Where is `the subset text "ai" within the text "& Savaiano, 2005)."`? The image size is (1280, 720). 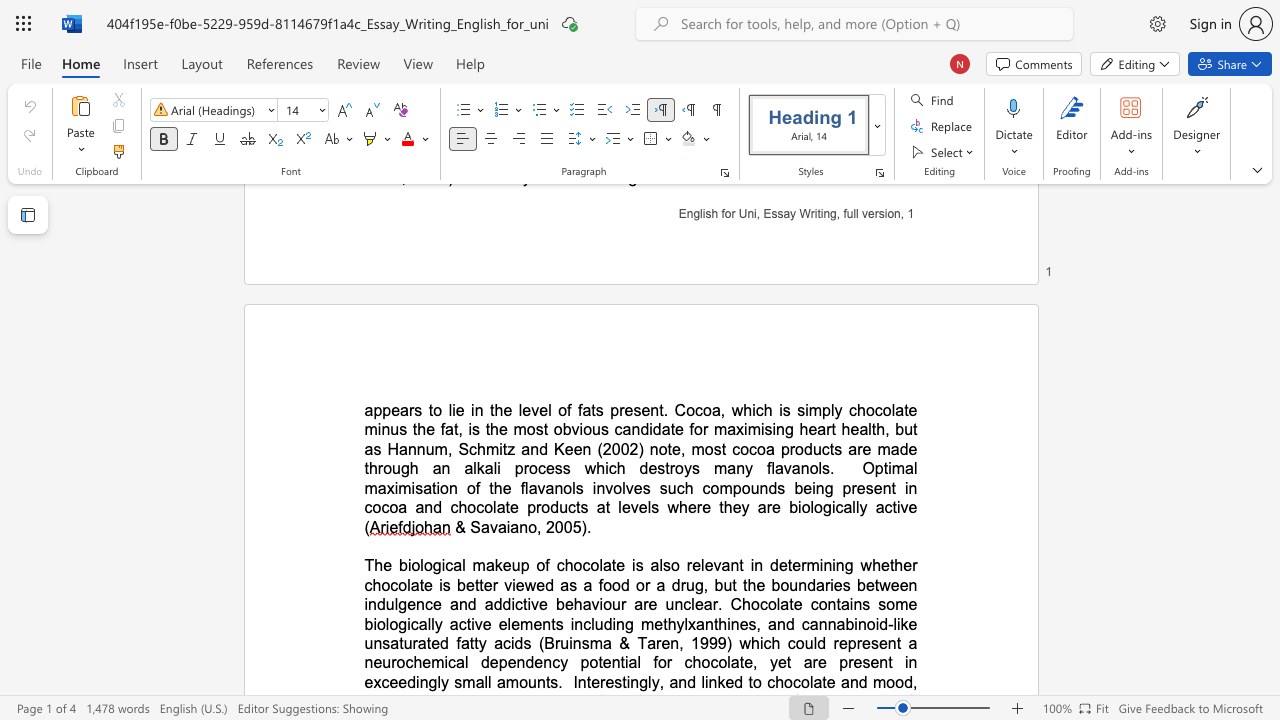 the subset text "ai" within the text "& Savaiano, 2005)." is located at coordinates (497, 526).